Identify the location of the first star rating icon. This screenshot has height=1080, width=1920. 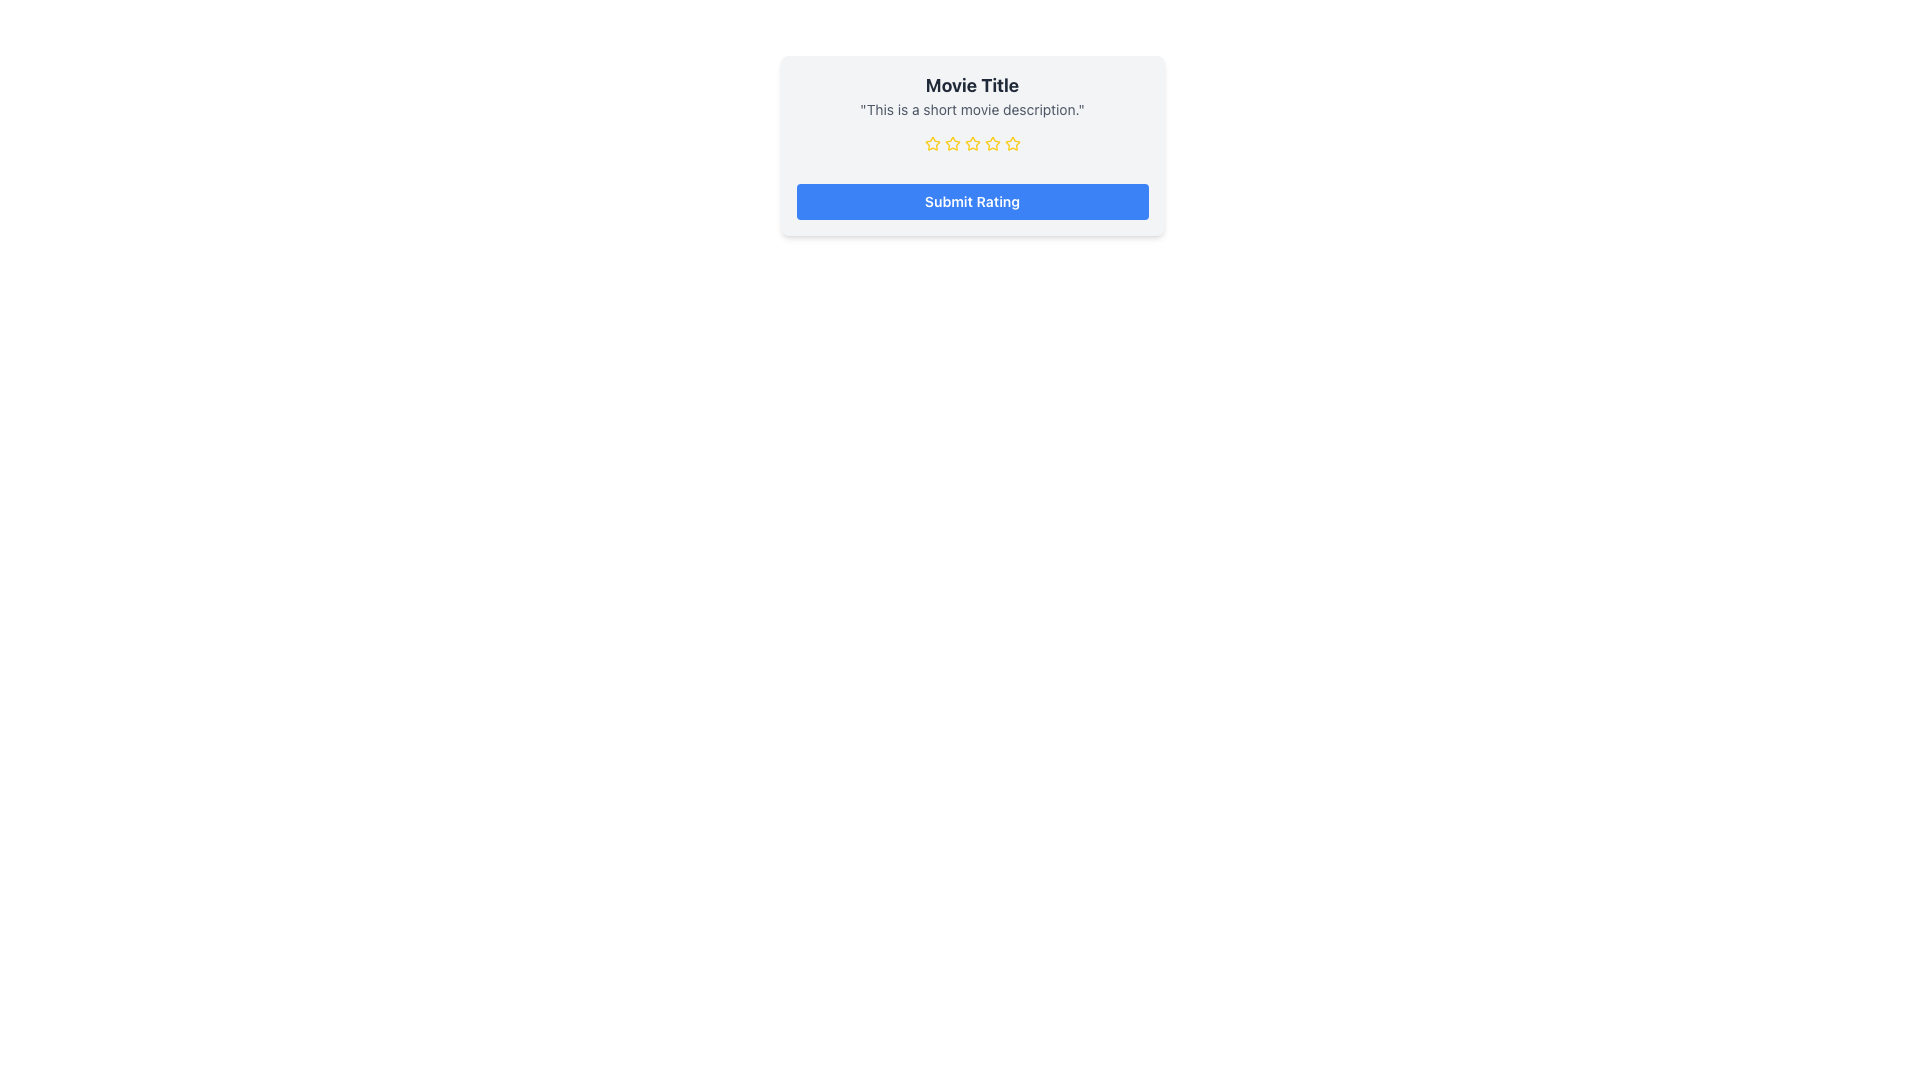
(931, 142).